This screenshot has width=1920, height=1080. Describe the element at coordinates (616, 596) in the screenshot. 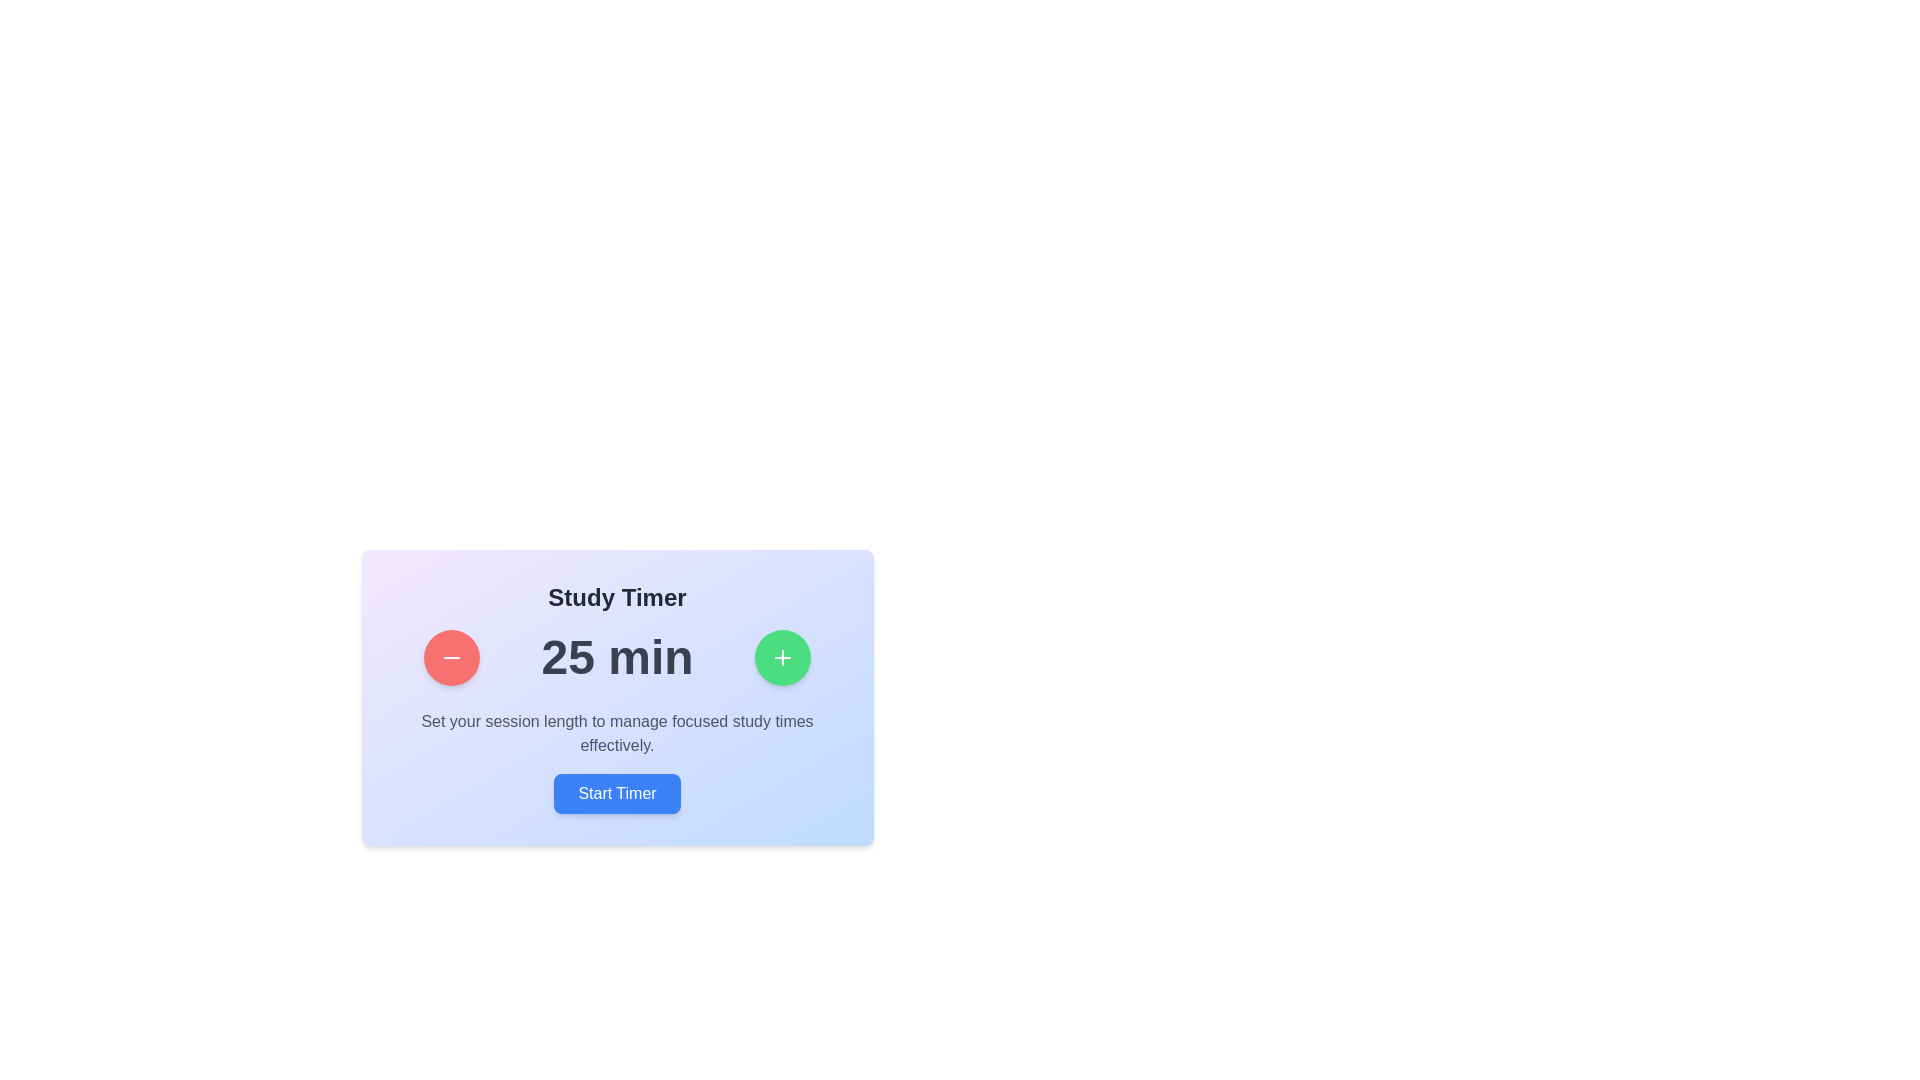

I see `the bold title text 'Study Timer' which is styled in a large font size and is centered at the top of a light gradient box` at that location.